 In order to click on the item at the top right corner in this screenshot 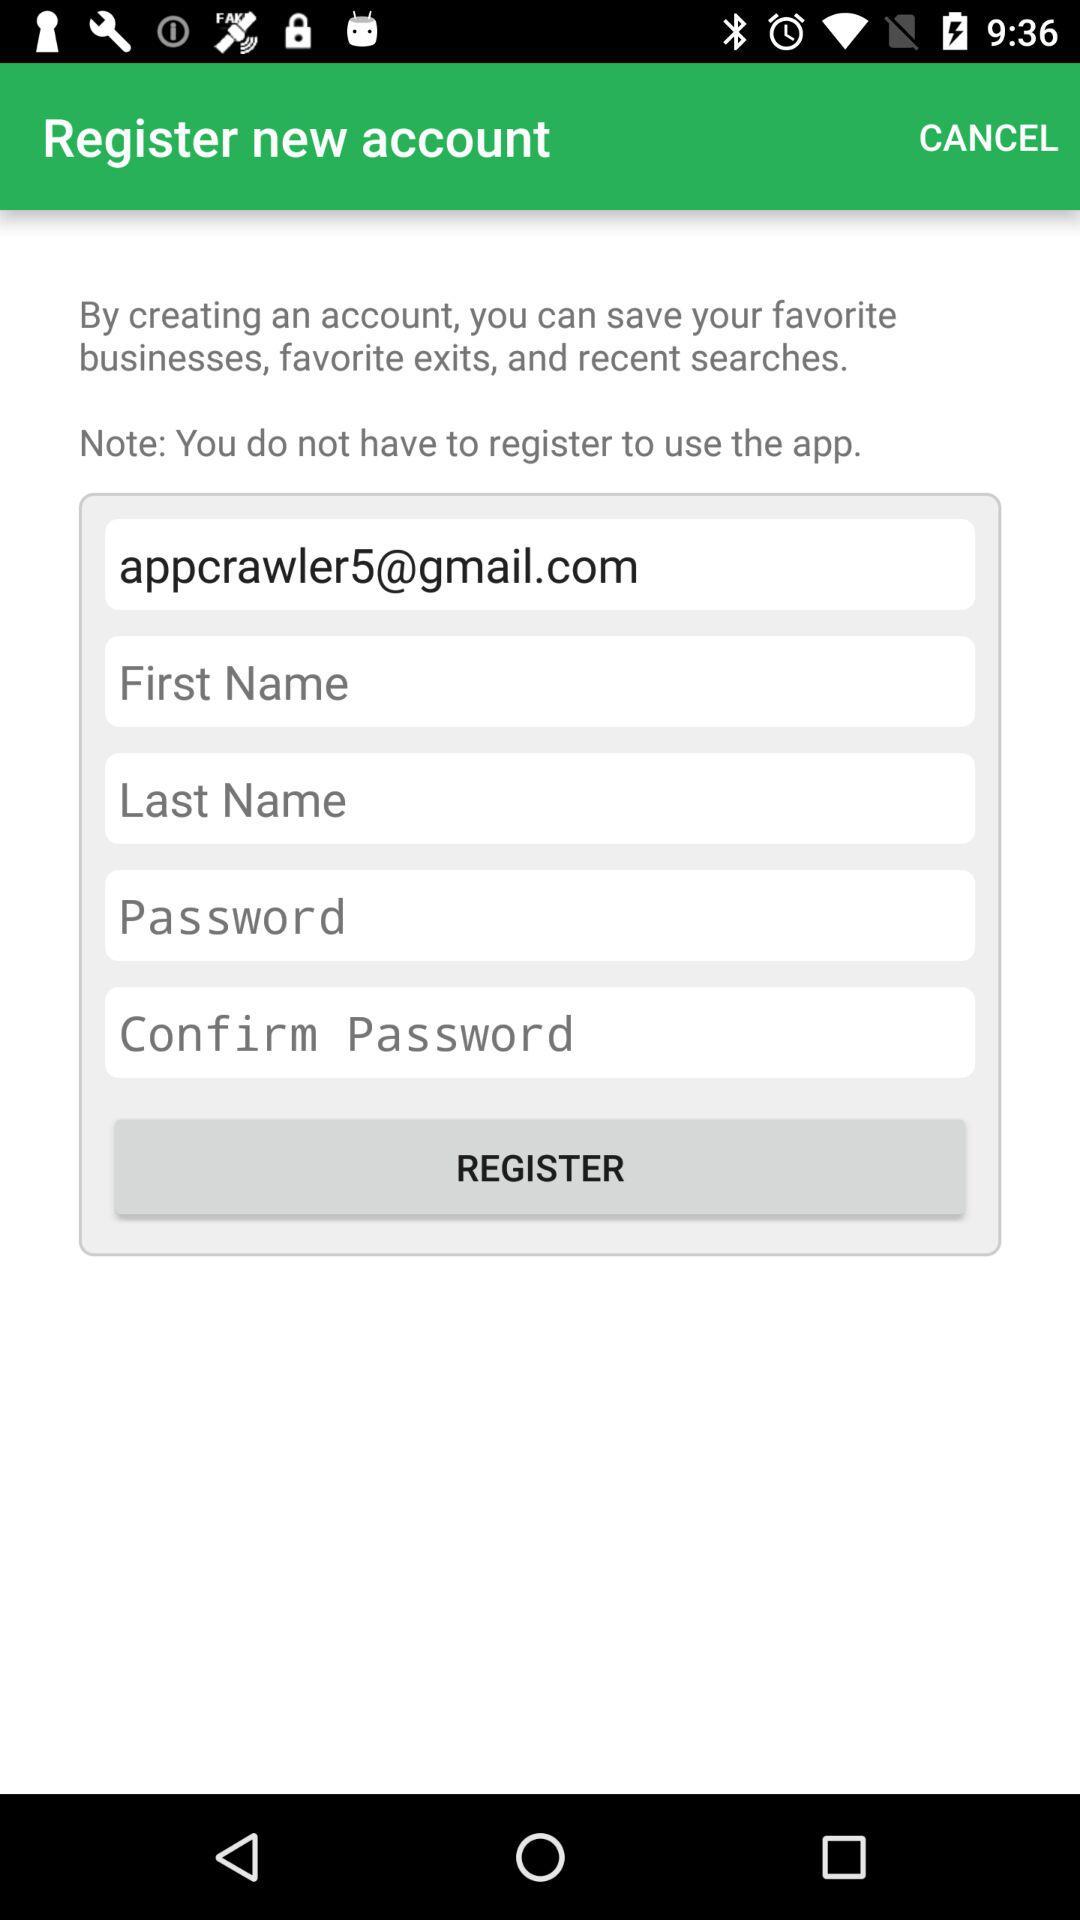, I will do `click(987, 135)`.